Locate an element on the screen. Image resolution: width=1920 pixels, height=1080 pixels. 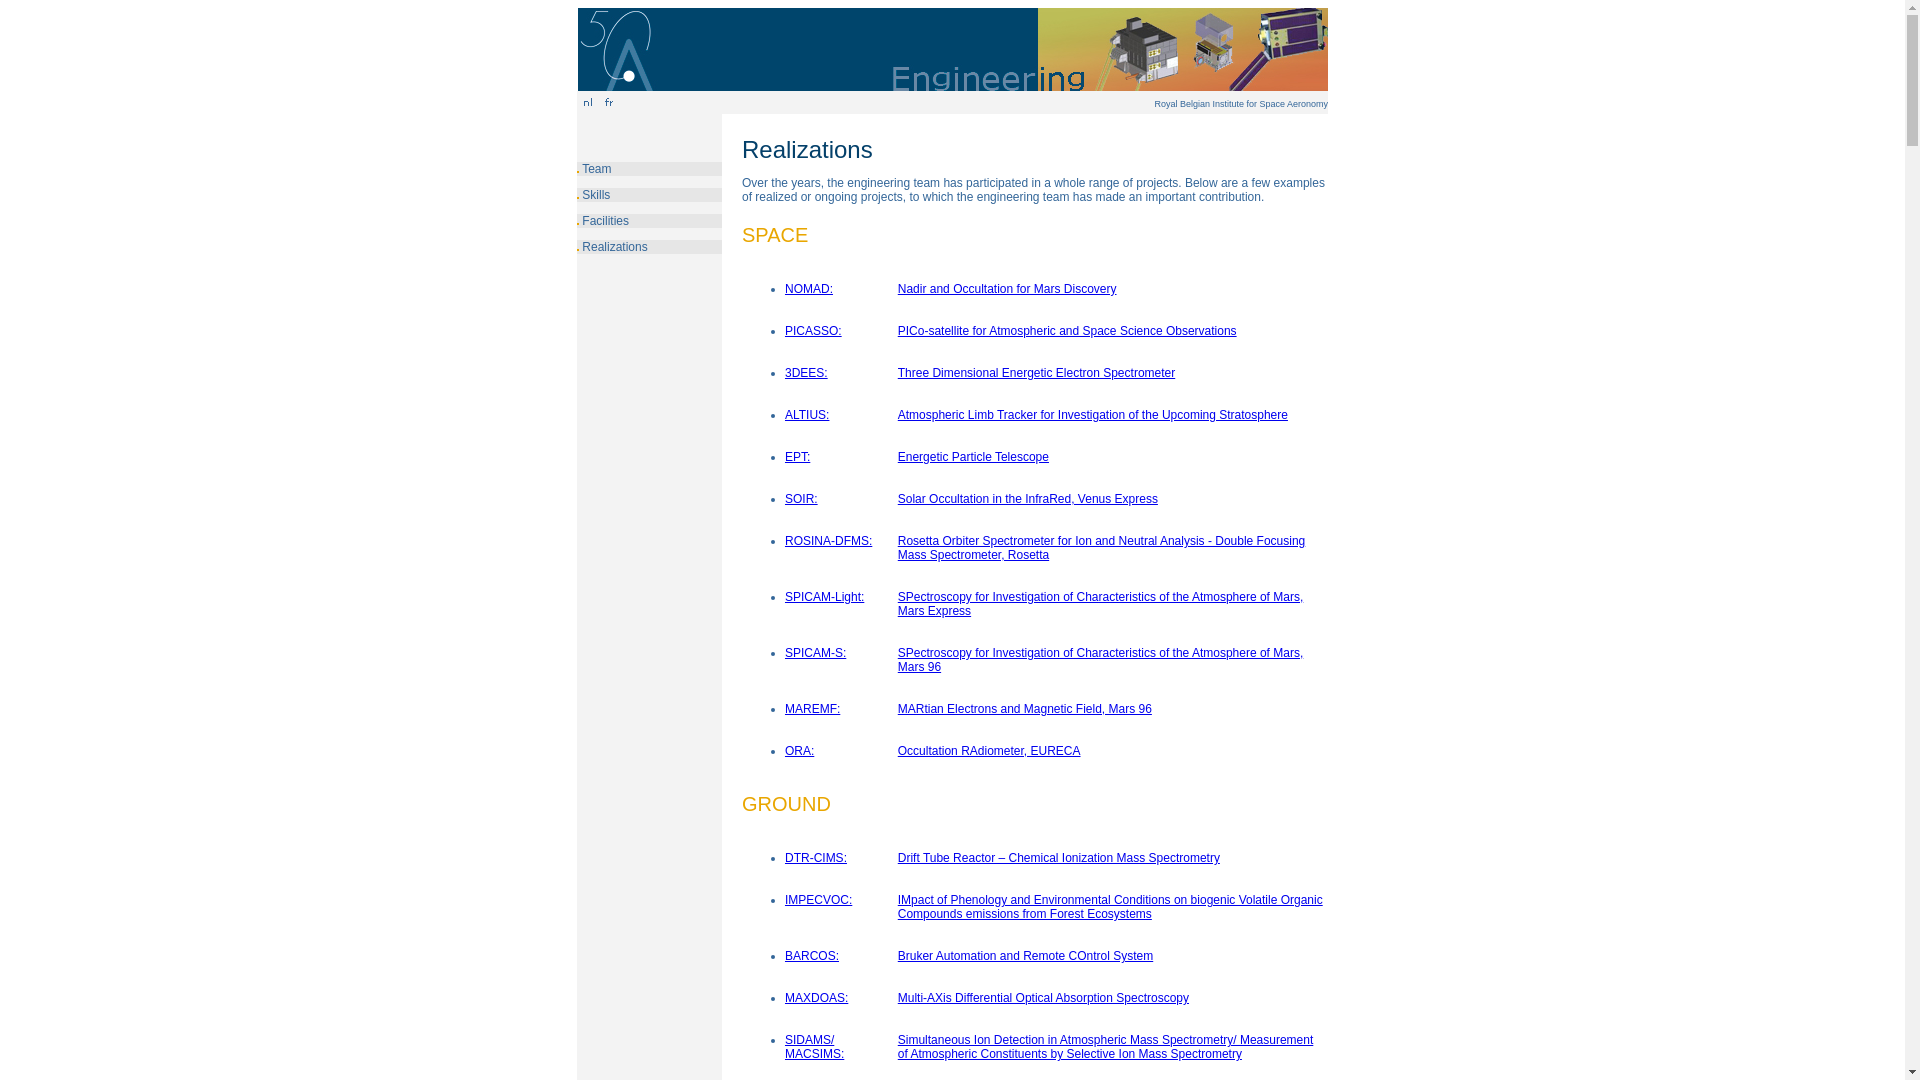
'Skills' is located at coordinates (594, 195).